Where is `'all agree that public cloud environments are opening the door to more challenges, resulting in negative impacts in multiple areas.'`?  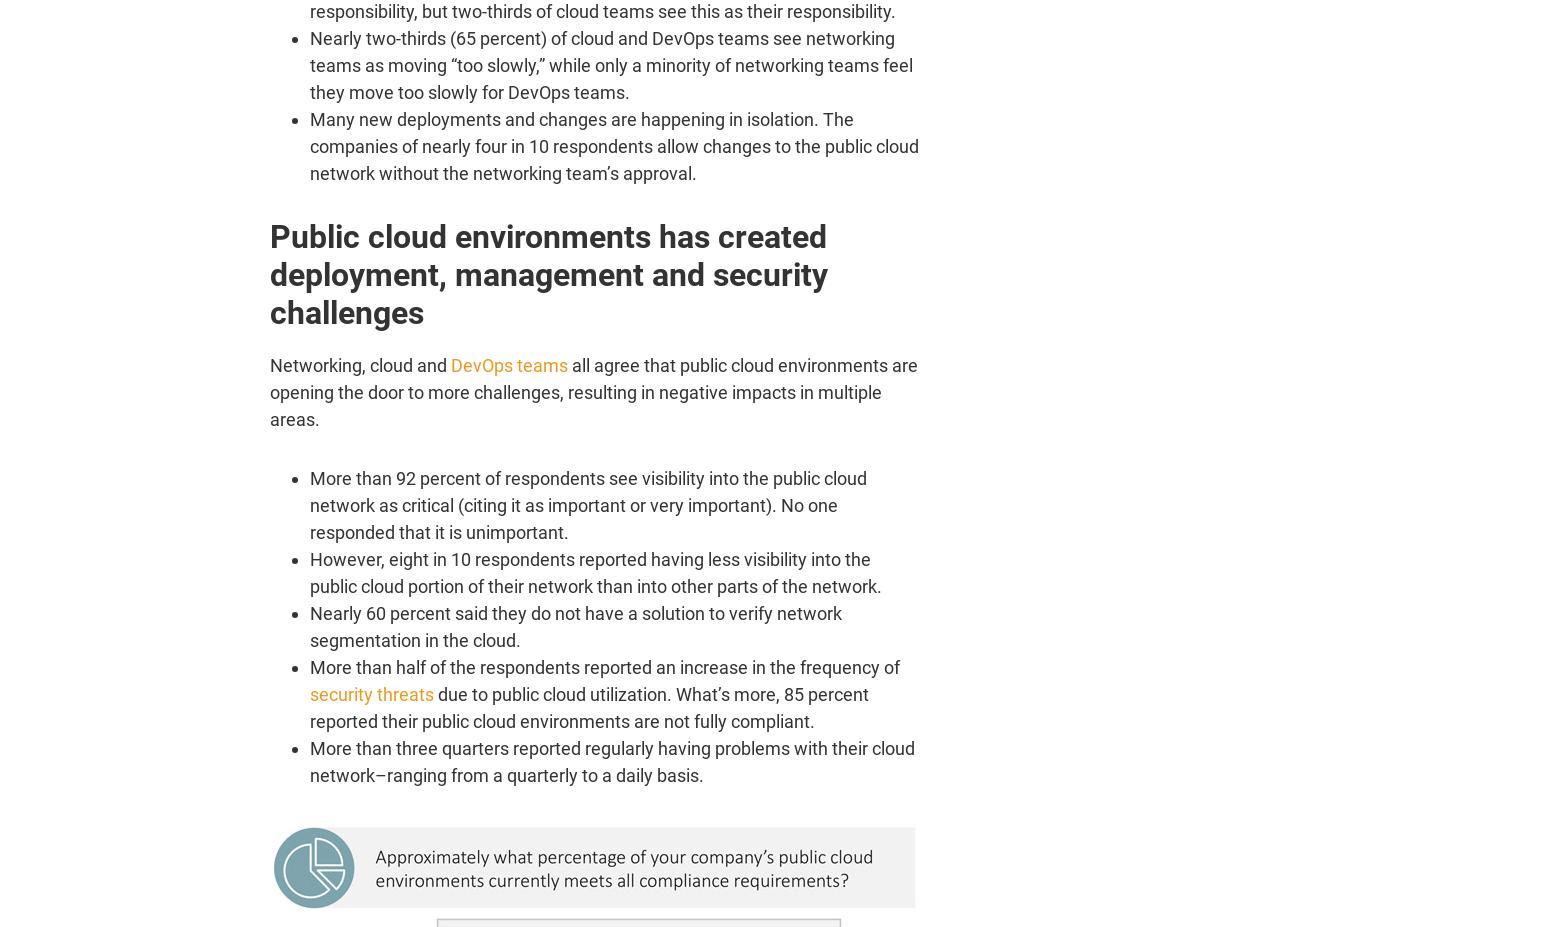
'all agree that public cloud environments are opening the door to more challenges, resulting in negative impacts in multiple areas.' is located at coordinates (593, 391).